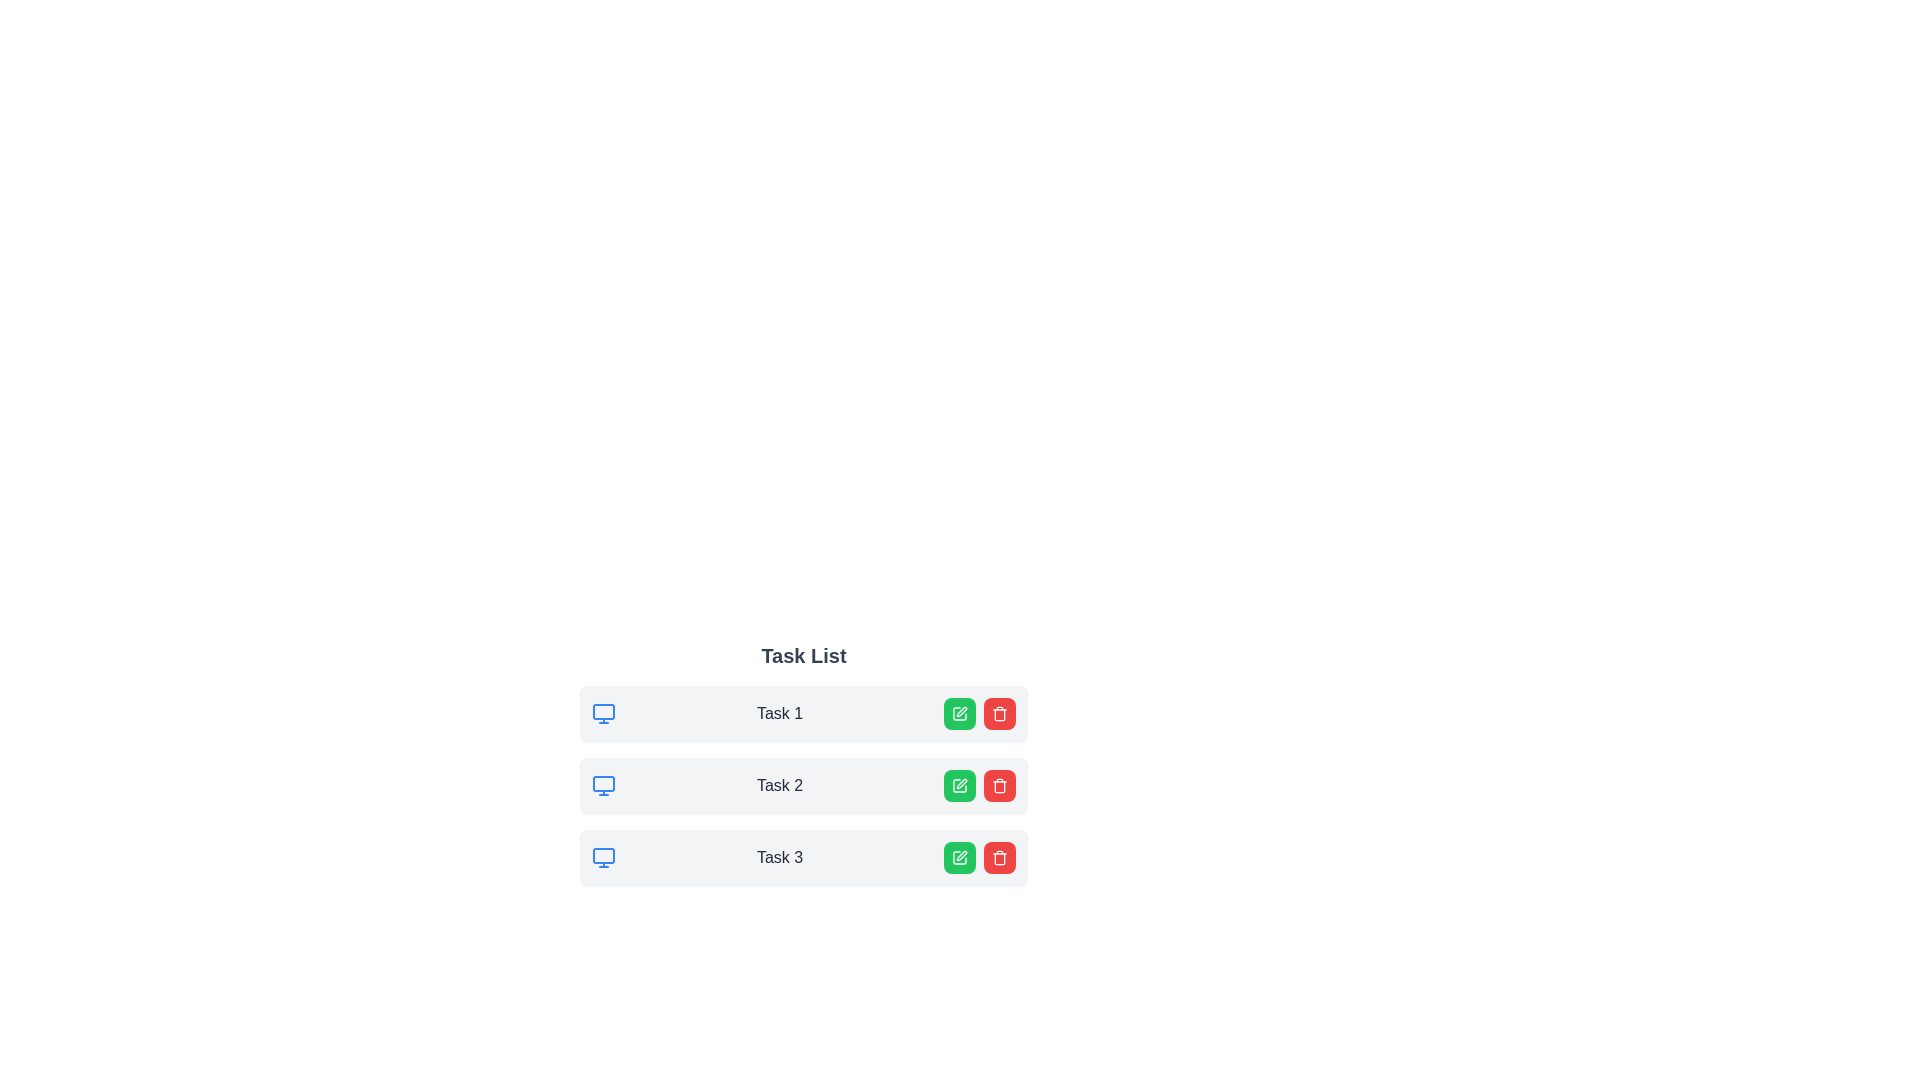 The height and width of the screenshot is (1080, 1920). I want to click on the Text Label displaying the task name, located in the third row of the task list, to the right of the blue monitor icon and to the left of the green and red action buttons, so click(778, 856).